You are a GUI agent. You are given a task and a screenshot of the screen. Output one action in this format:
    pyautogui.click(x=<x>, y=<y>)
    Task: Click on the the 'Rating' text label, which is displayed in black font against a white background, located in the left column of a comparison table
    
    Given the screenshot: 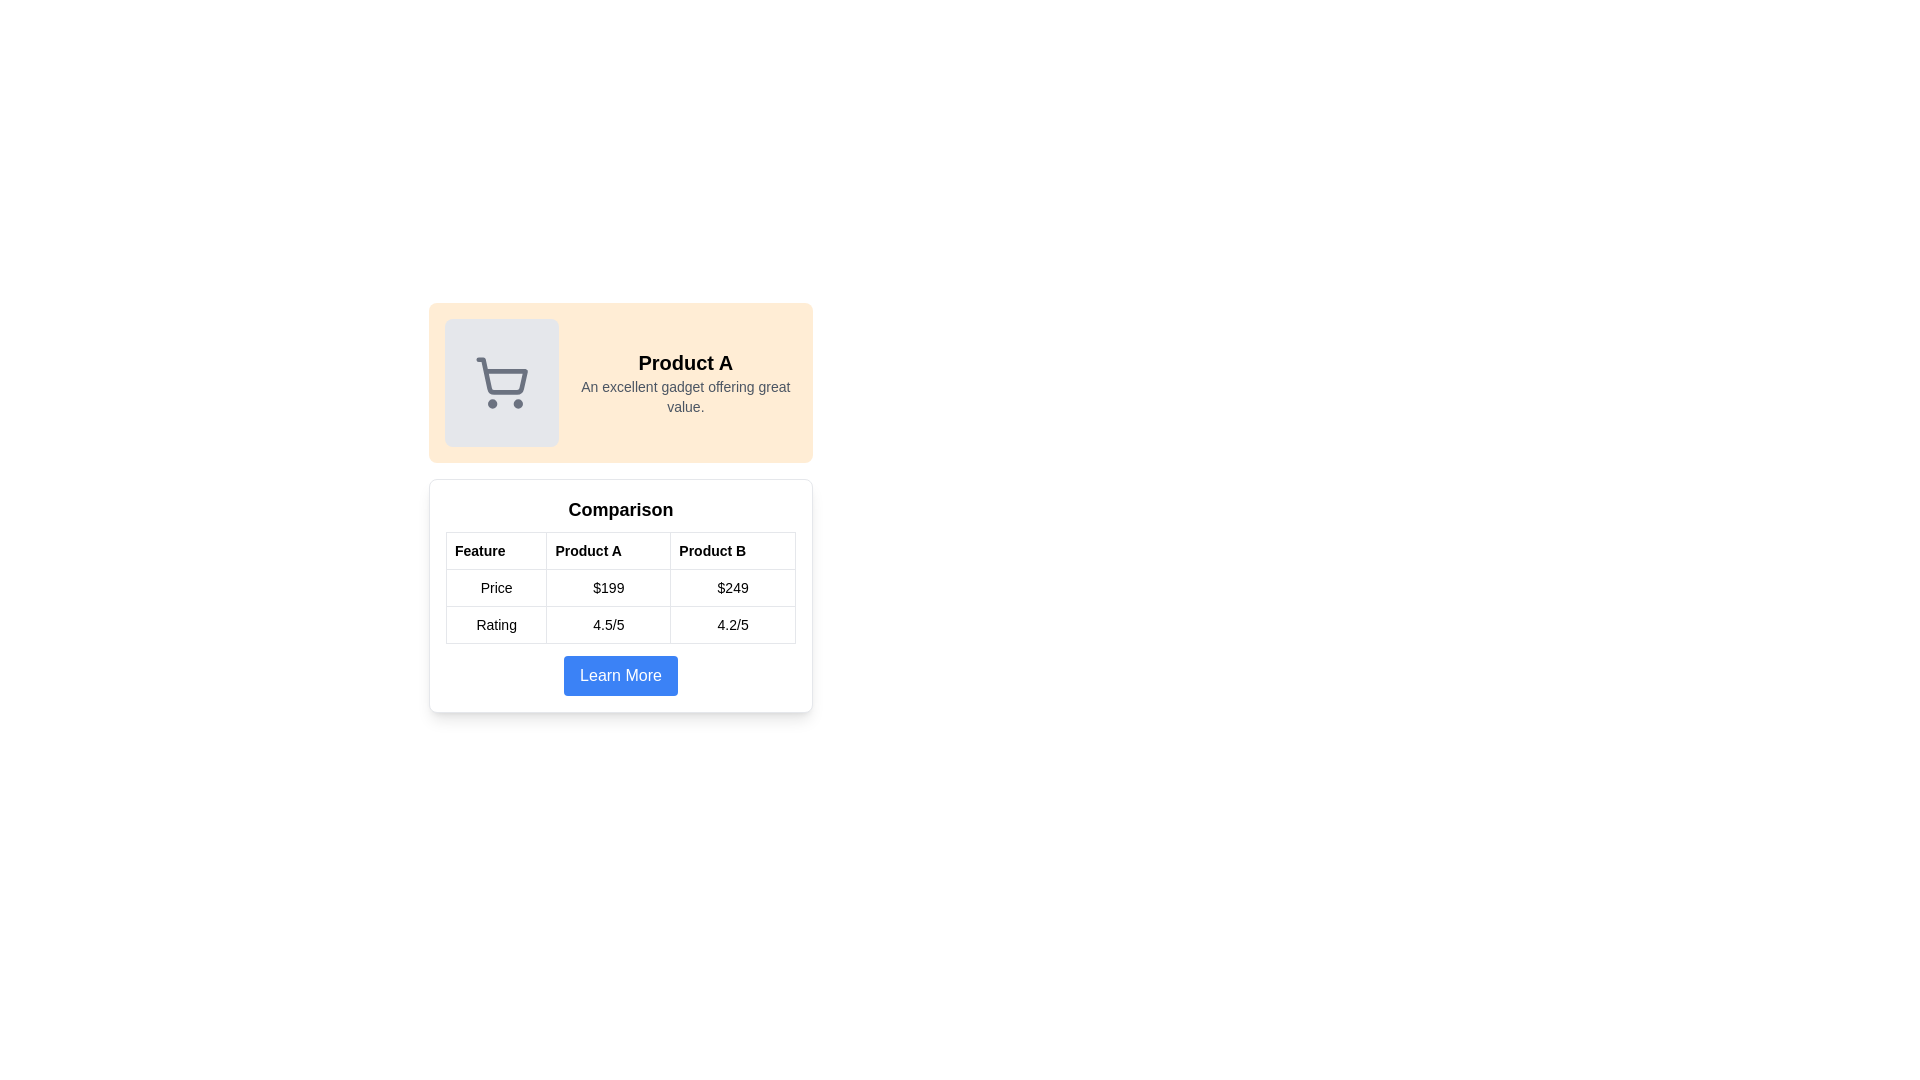 What is the action you would take?
    pyautogui.click(x=496, y=623)
    